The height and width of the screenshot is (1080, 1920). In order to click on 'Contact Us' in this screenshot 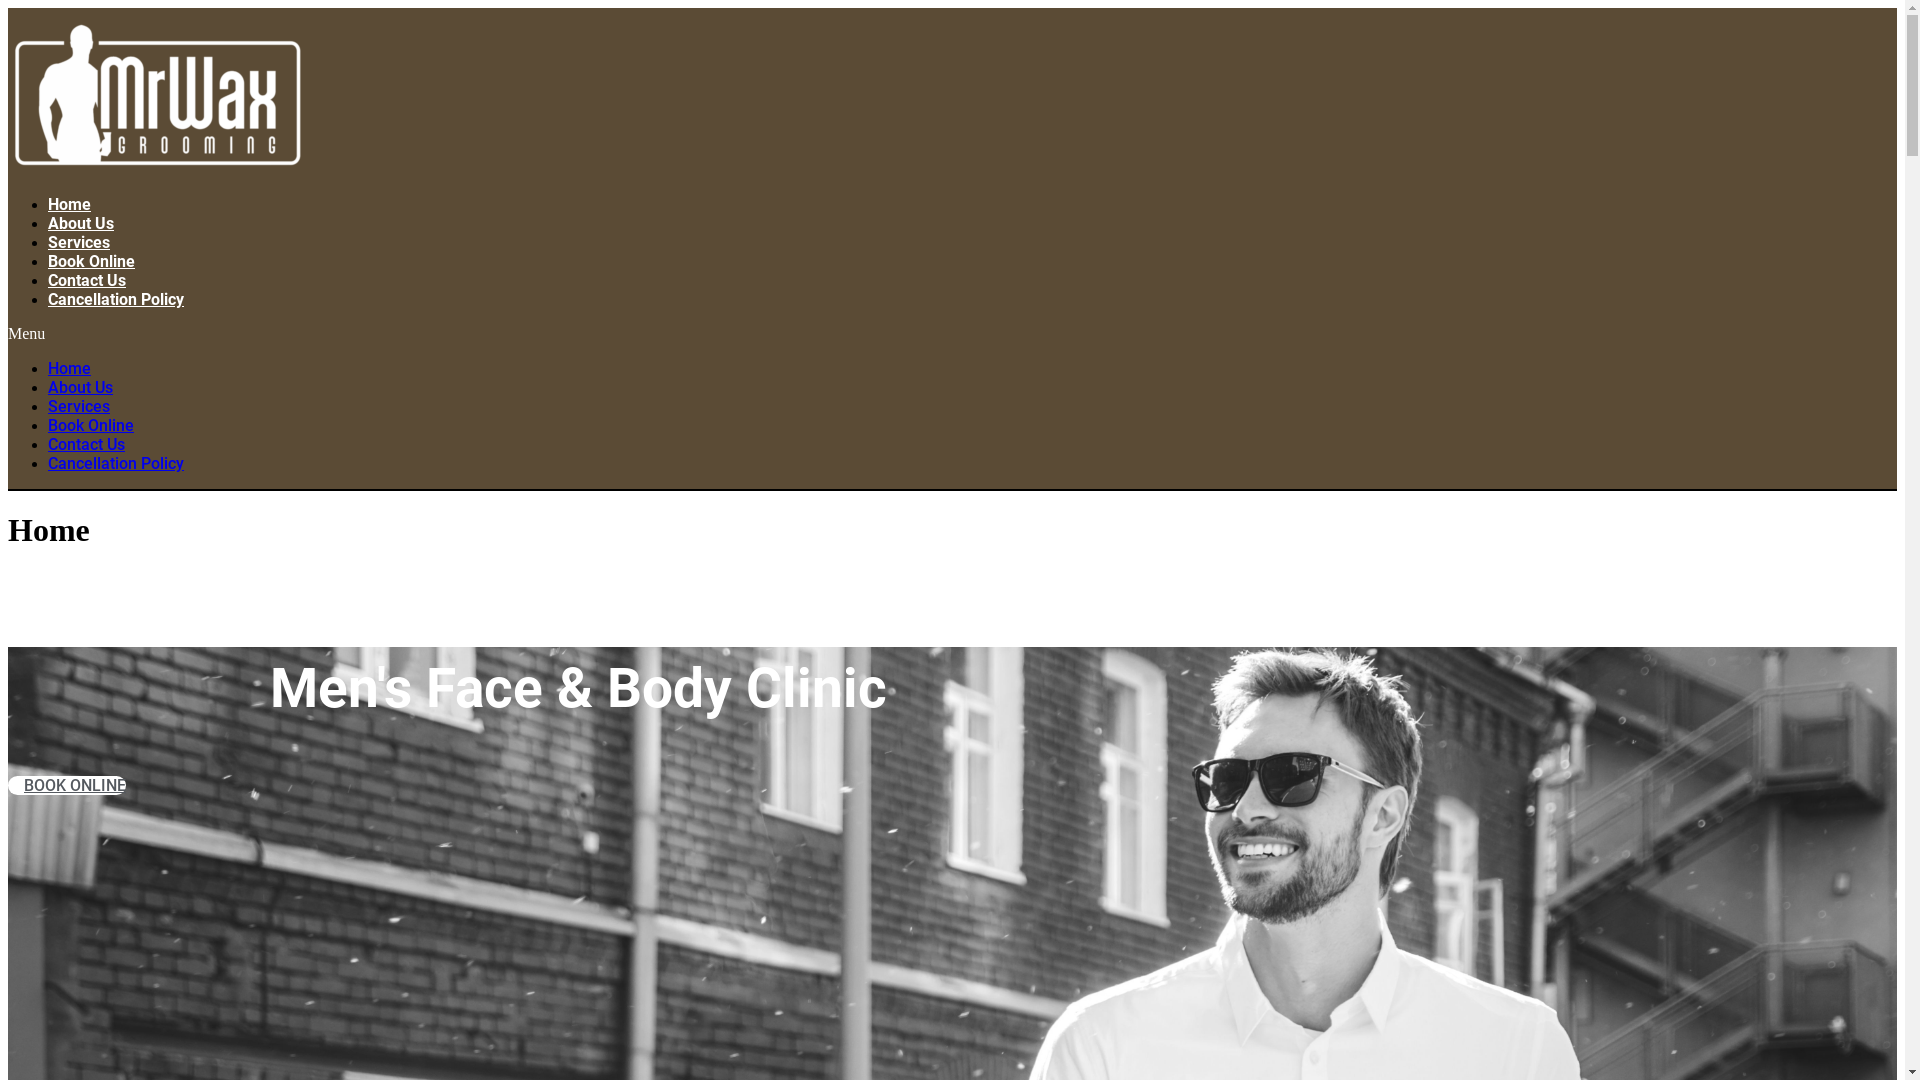, I will do `click(85, 443)`.